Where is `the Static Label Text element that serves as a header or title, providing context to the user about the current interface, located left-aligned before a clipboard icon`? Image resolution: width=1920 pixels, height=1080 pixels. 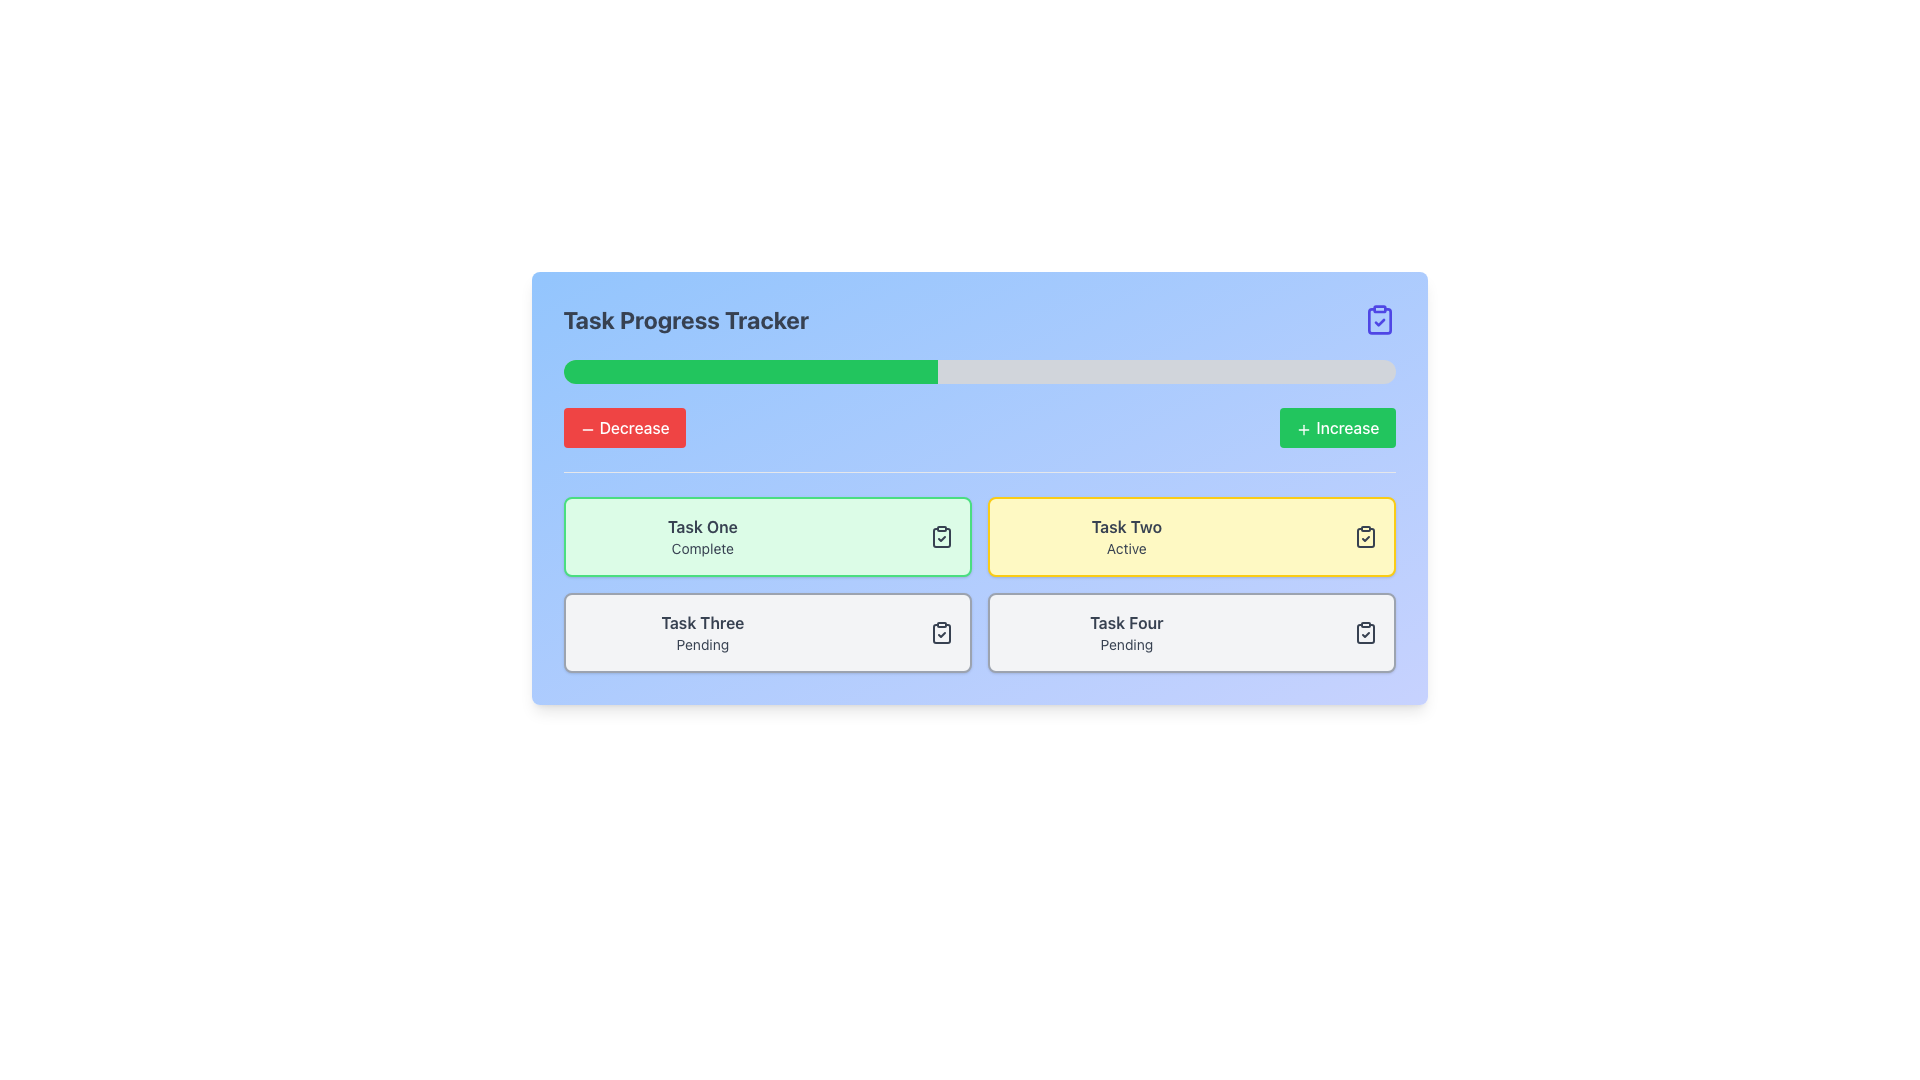
the Static Label Text element that serves as a header or title, providing context to the user about the current interface, located left-aligned before a clipboard icon is located at coordinates (686, 319).